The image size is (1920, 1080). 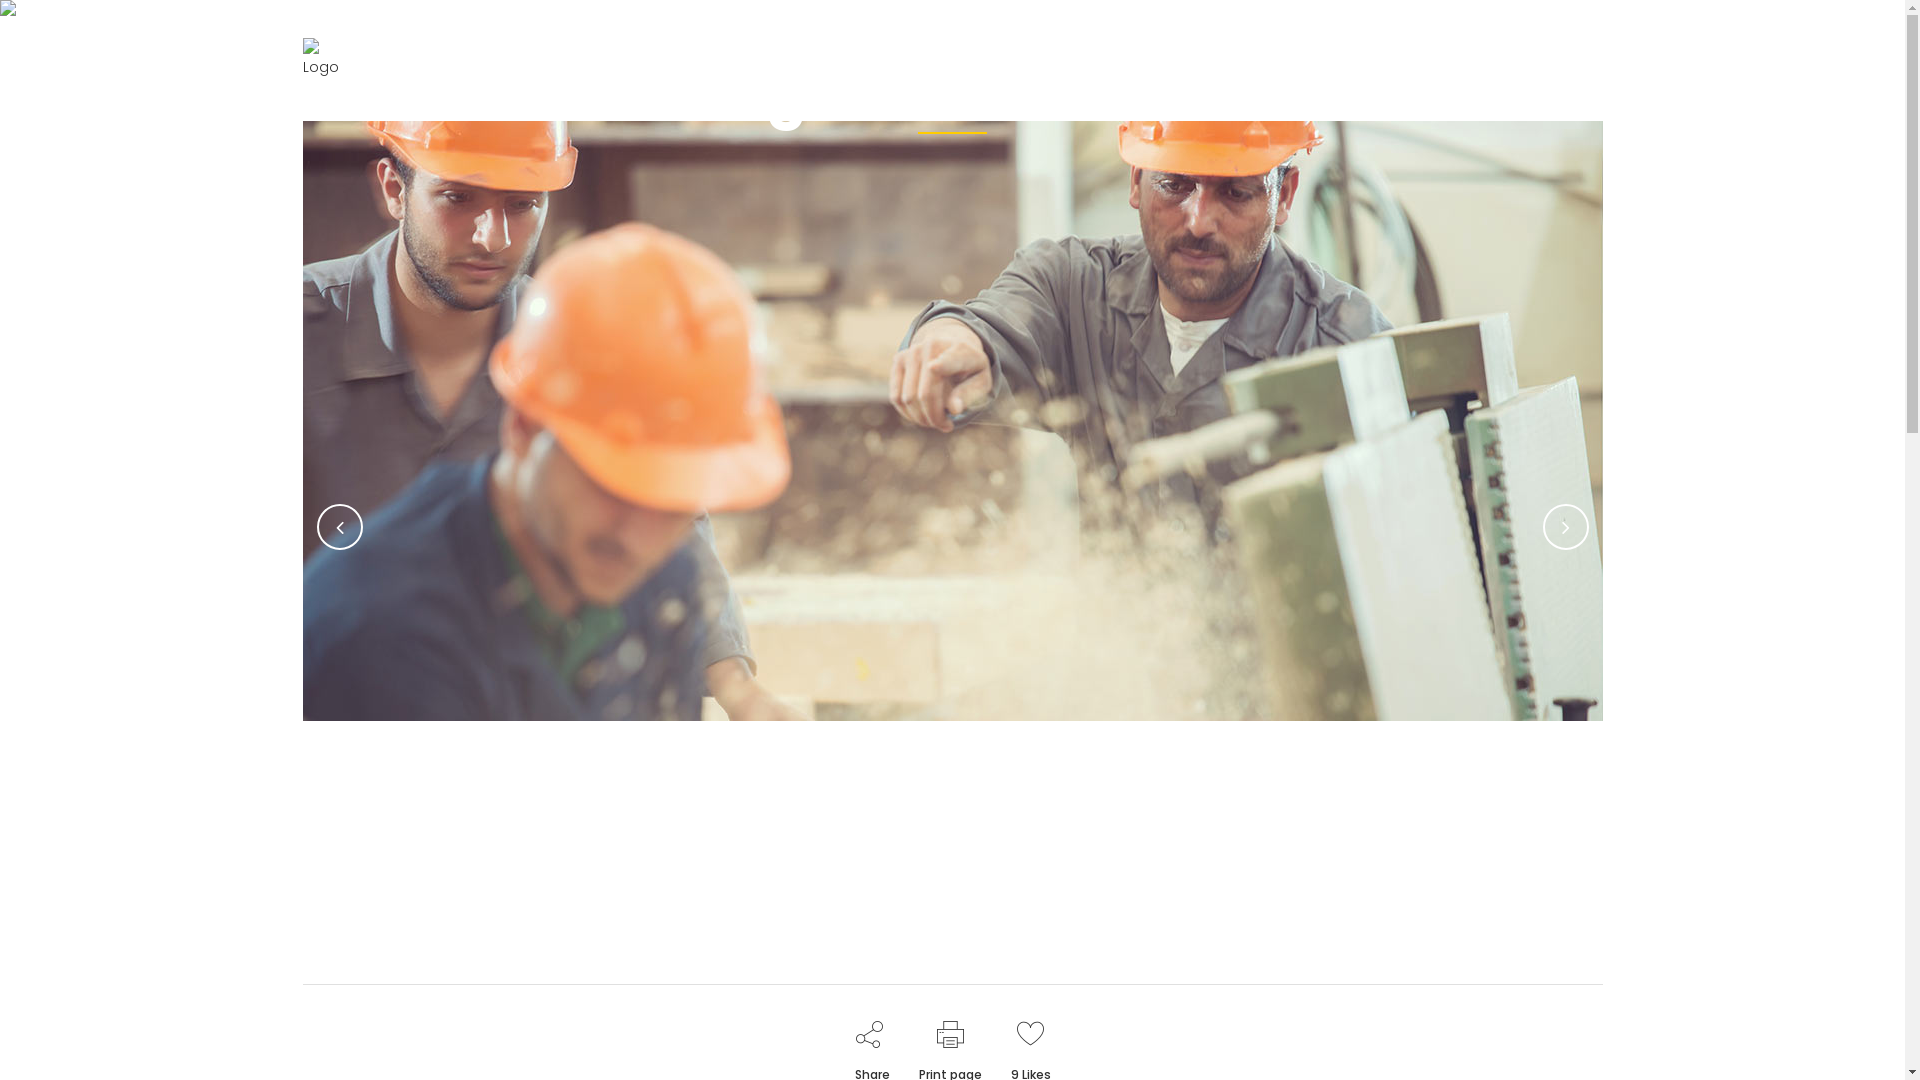 What do you see at coordinates (1418, 66) in the screenshot?
I see `'CONTACT'` at bounding box center [1418, 66].